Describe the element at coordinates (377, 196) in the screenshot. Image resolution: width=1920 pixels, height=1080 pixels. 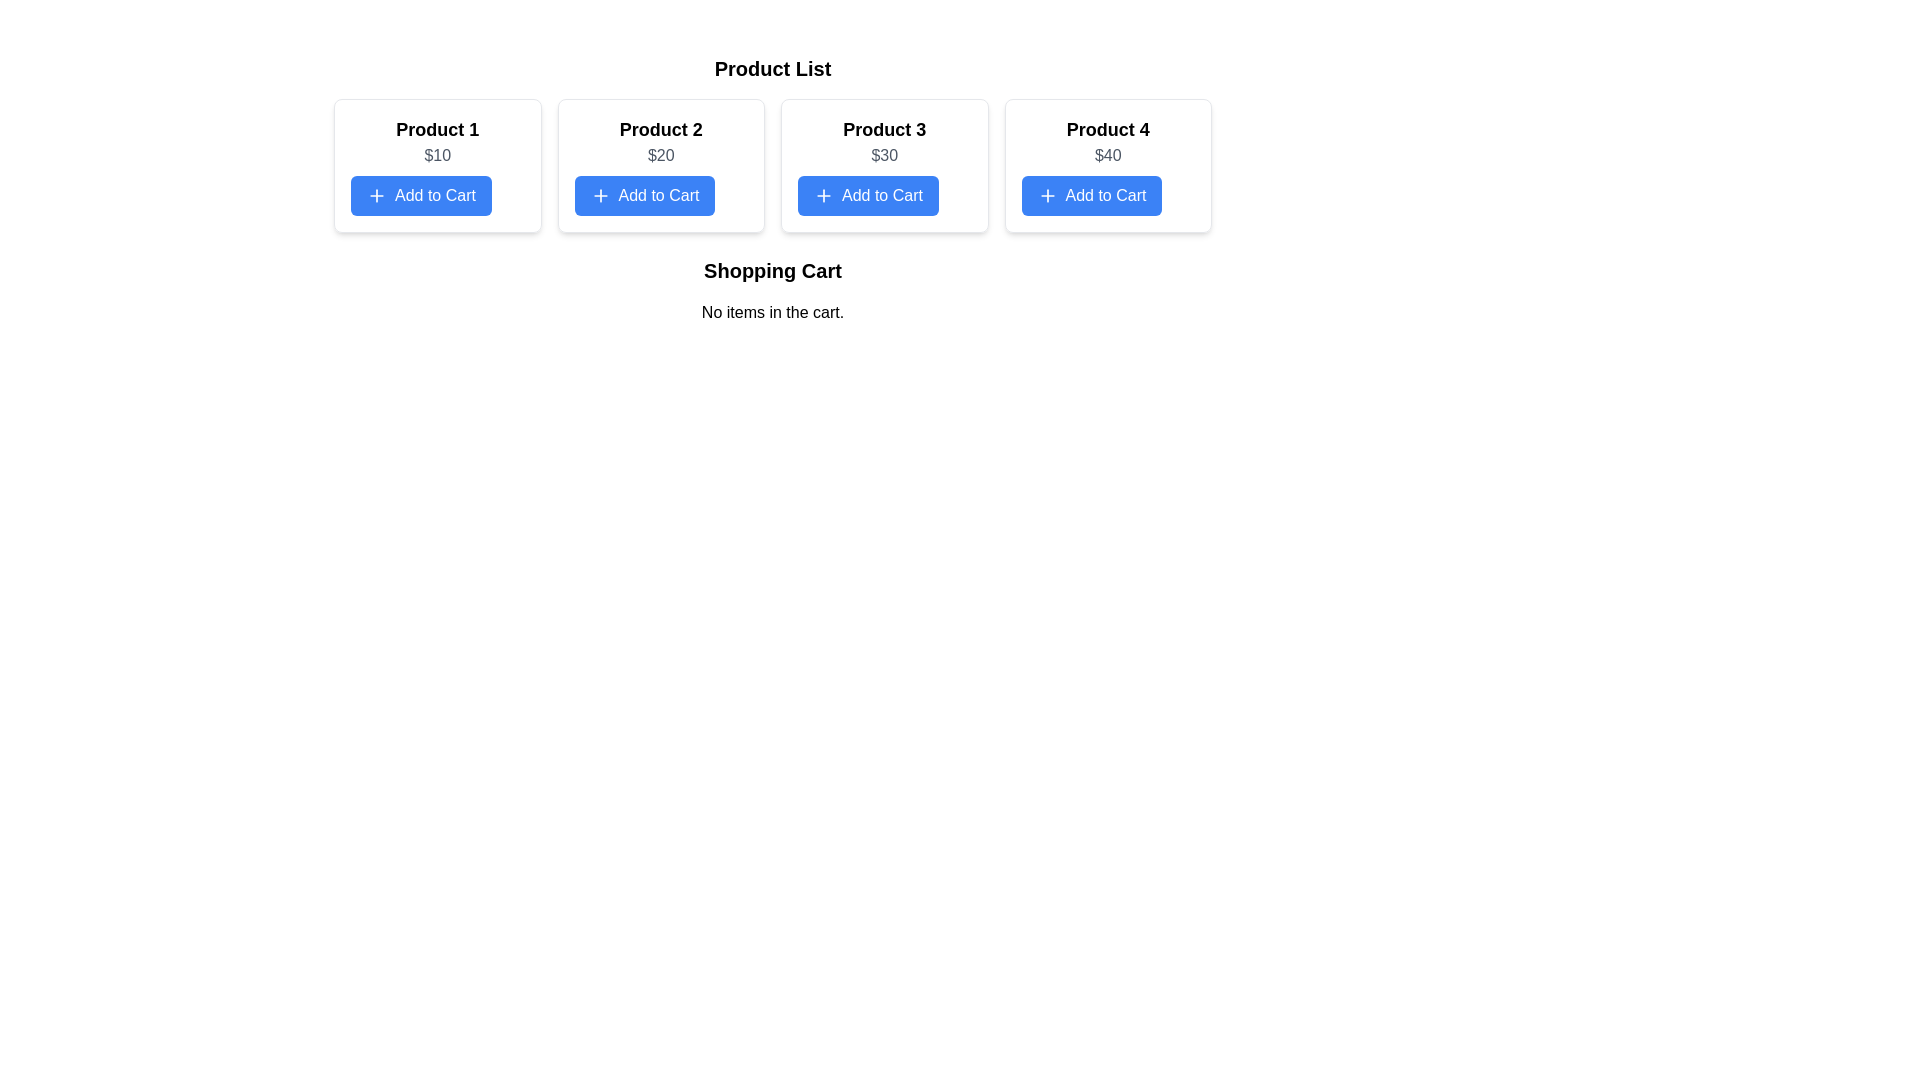
I see `the icon for adding the associated product to the shopping cart located on the left side of the 'Add to Cart' button under 'Product 1'` at that location.